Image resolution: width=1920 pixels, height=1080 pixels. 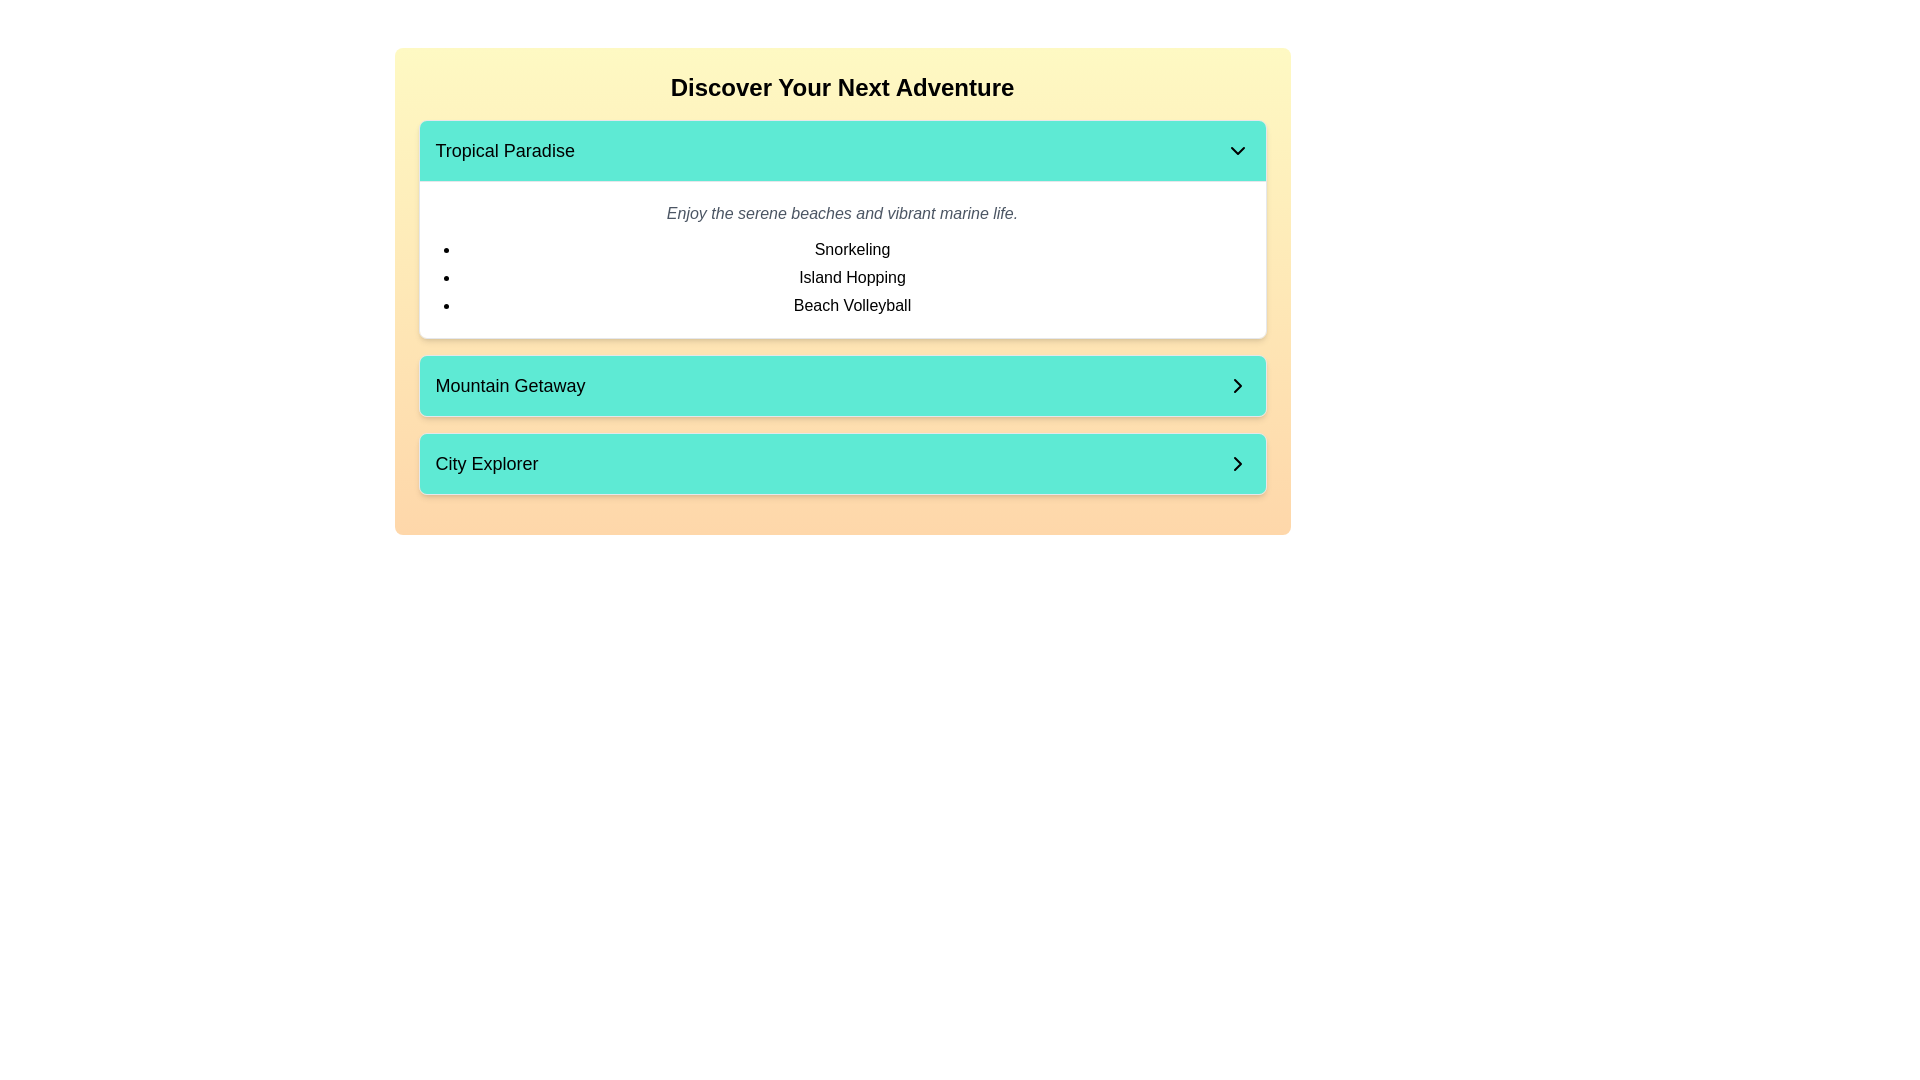 What do you see at coordinates (842, 385) in the screenshot?
I see `the 'Mountain Getaway' button with a teal background` at bounding box center [842, 385].